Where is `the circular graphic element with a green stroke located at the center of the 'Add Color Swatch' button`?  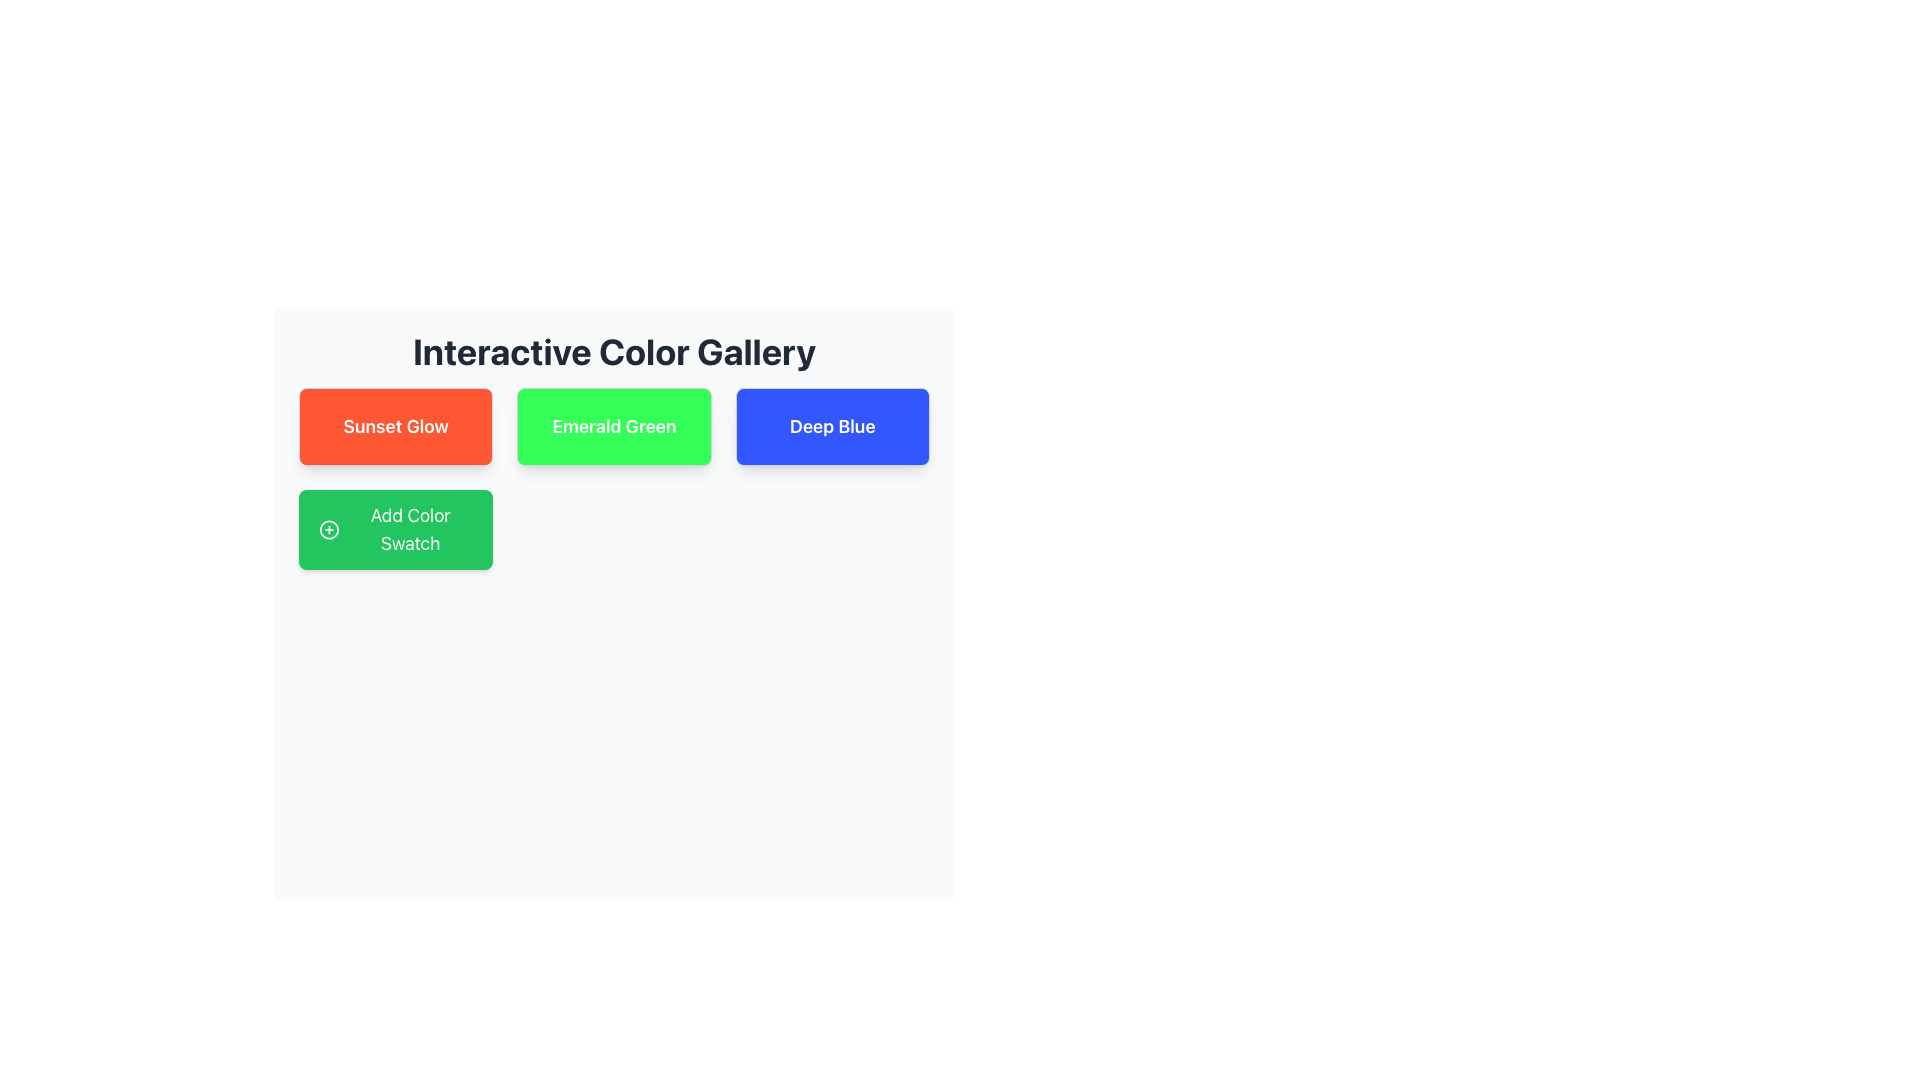 the circular graphic element with a green stroke located at the center of the 'Add Color Swatch' button is located at coordinates (329, 528).